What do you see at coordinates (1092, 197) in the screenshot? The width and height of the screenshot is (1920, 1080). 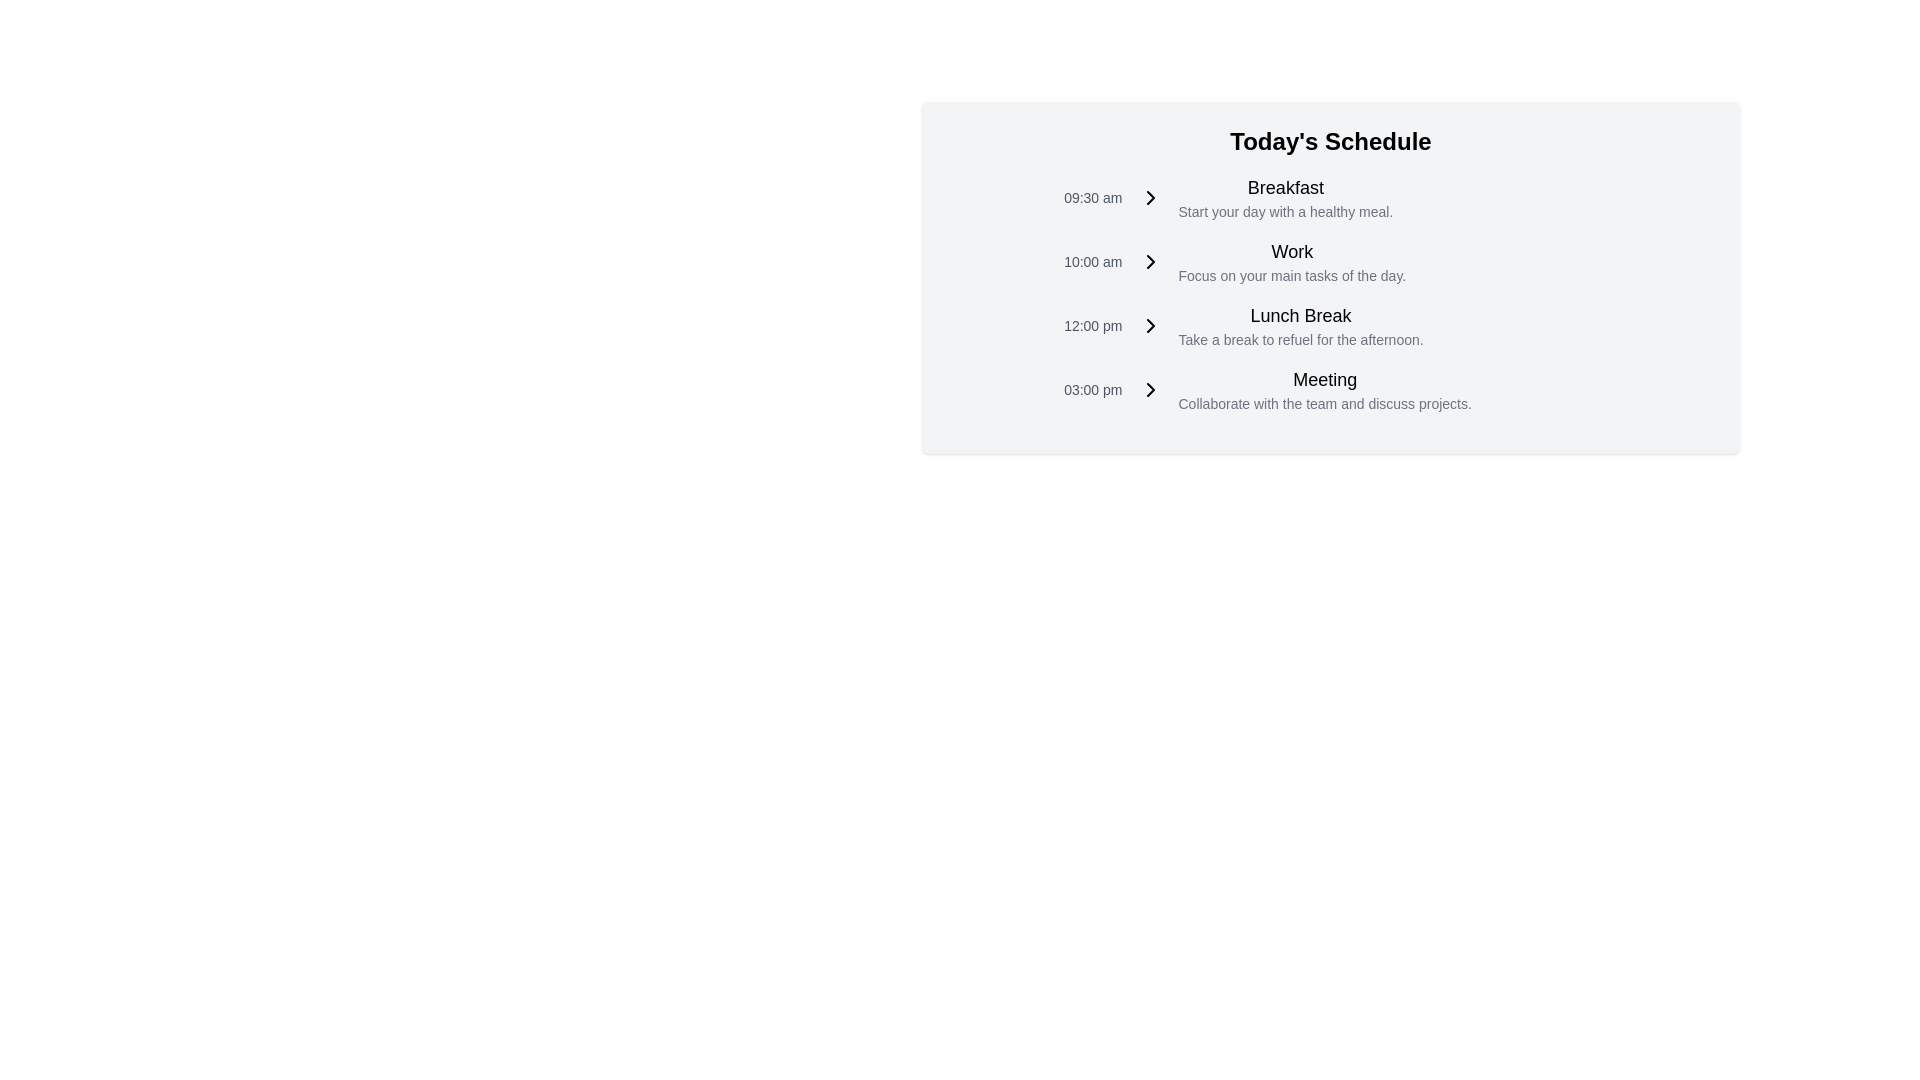 I see `the time display text label for the 'Breakfast' activity in the 'Today's Schedule' interface` at bounding box center [1092, 197].